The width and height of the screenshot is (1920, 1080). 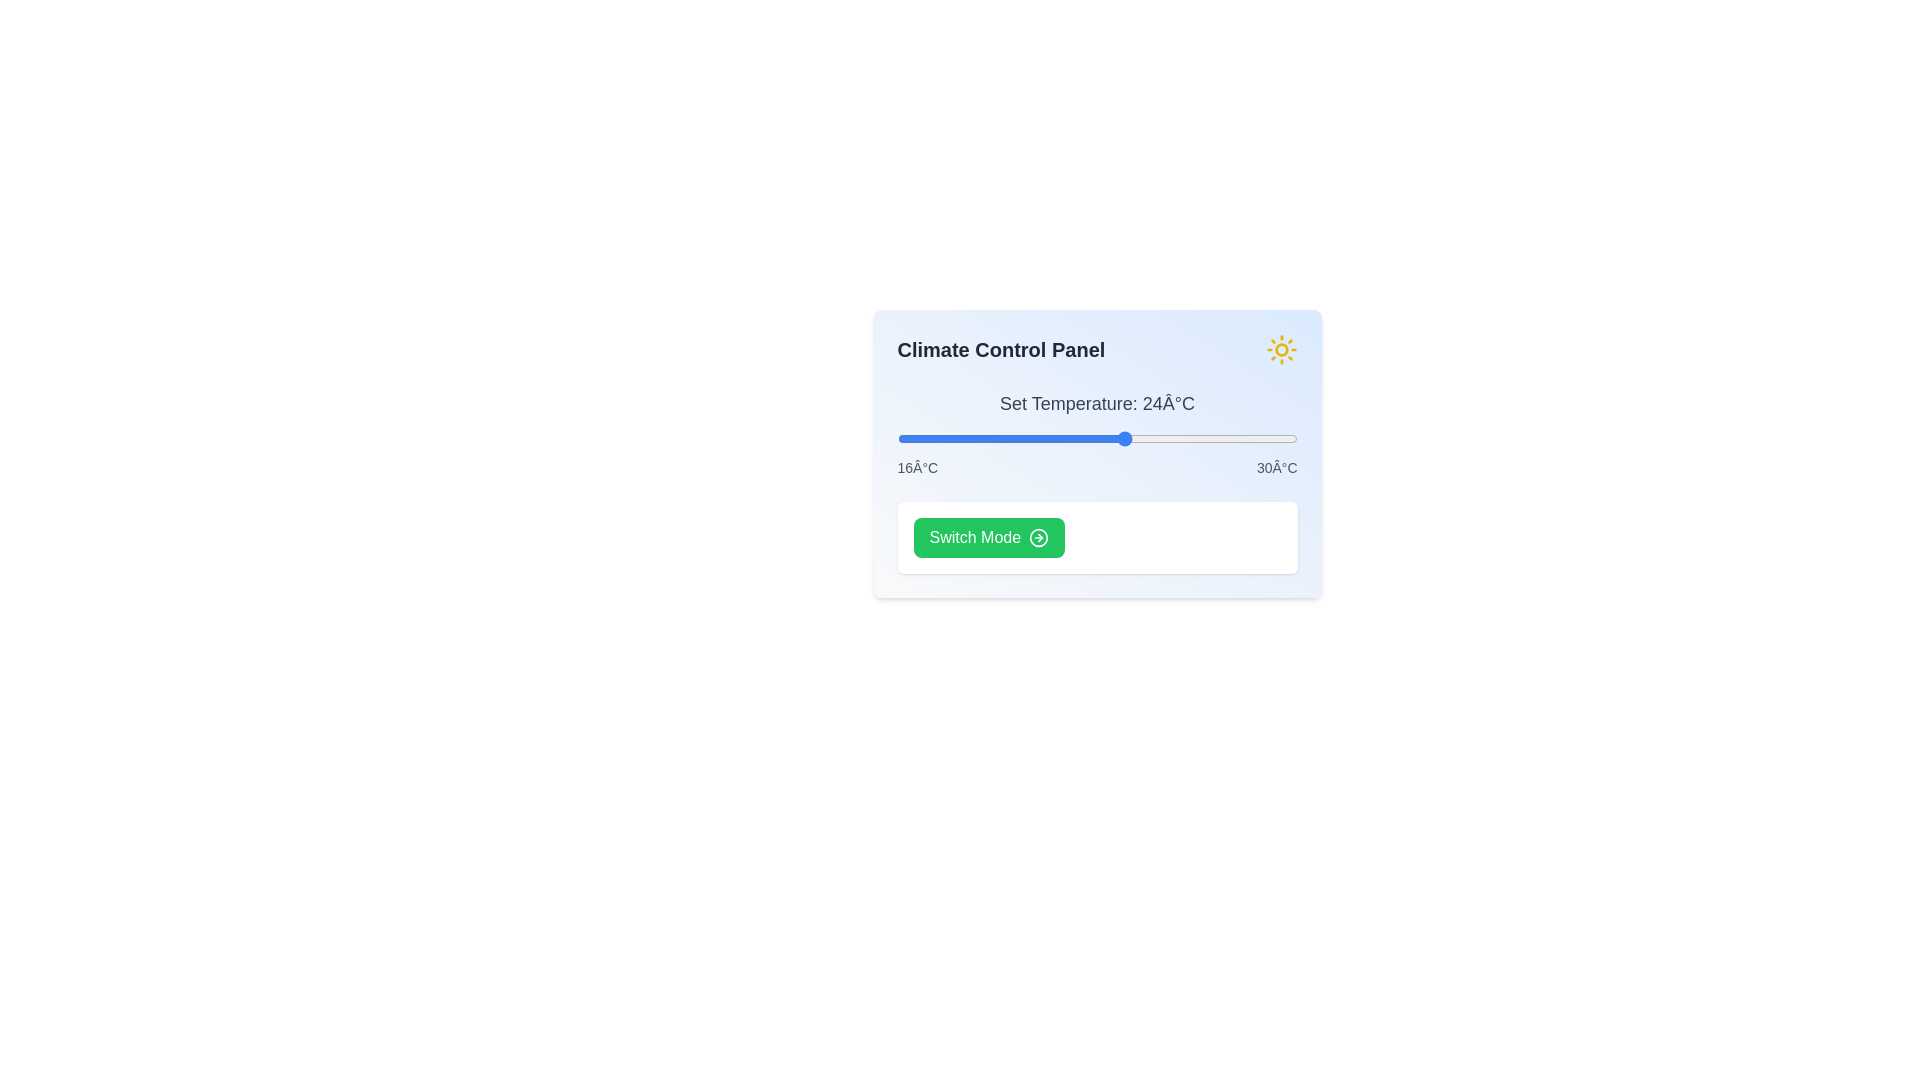 I want to click on the temperature range slider labeled 'Set Temperature: 24°C', so click(x=1096, y=433).